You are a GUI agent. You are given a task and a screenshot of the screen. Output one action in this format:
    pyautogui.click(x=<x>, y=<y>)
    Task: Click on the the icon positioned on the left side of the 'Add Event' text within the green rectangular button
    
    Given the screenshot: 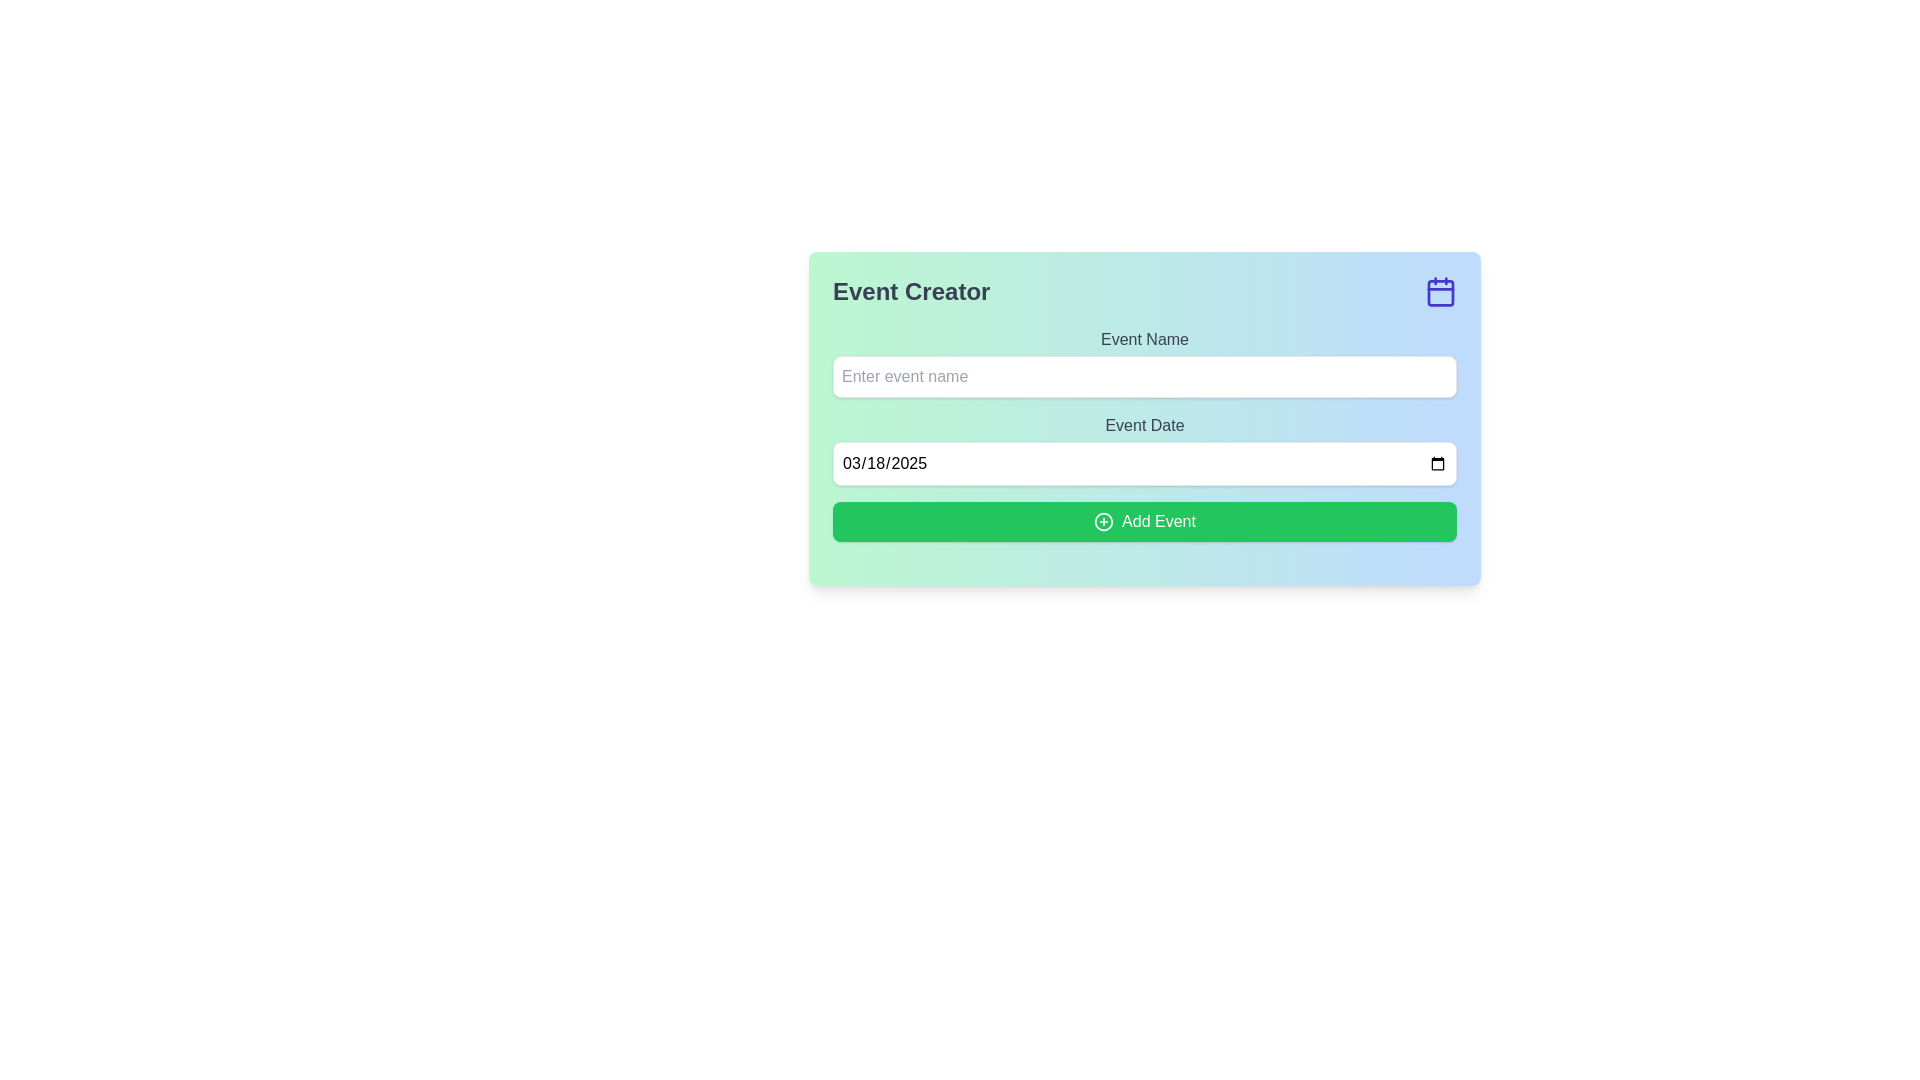 What is the action you would take?
    pyautogui.click(x=1103, y=520)
    